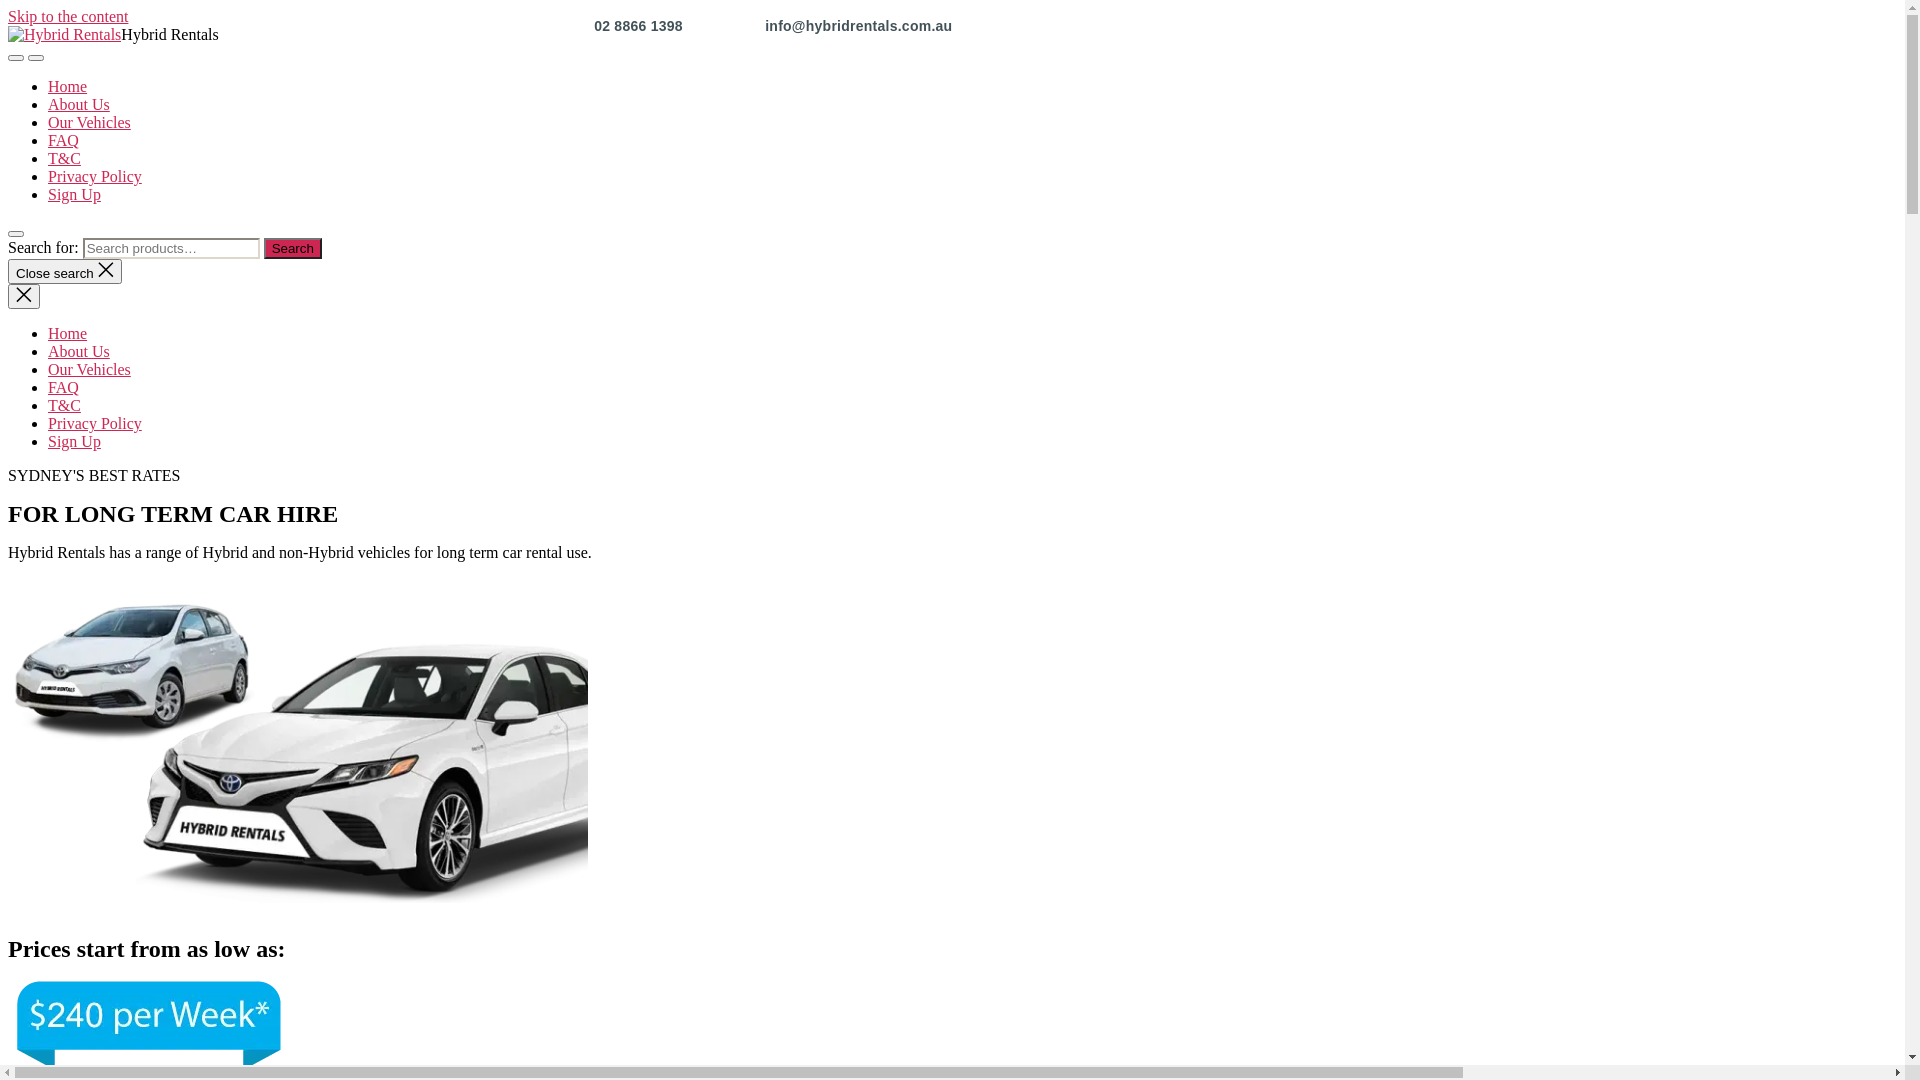 This screenshot has width=1920, height=1080. I want to click on 'T&C', so click(64, 157).